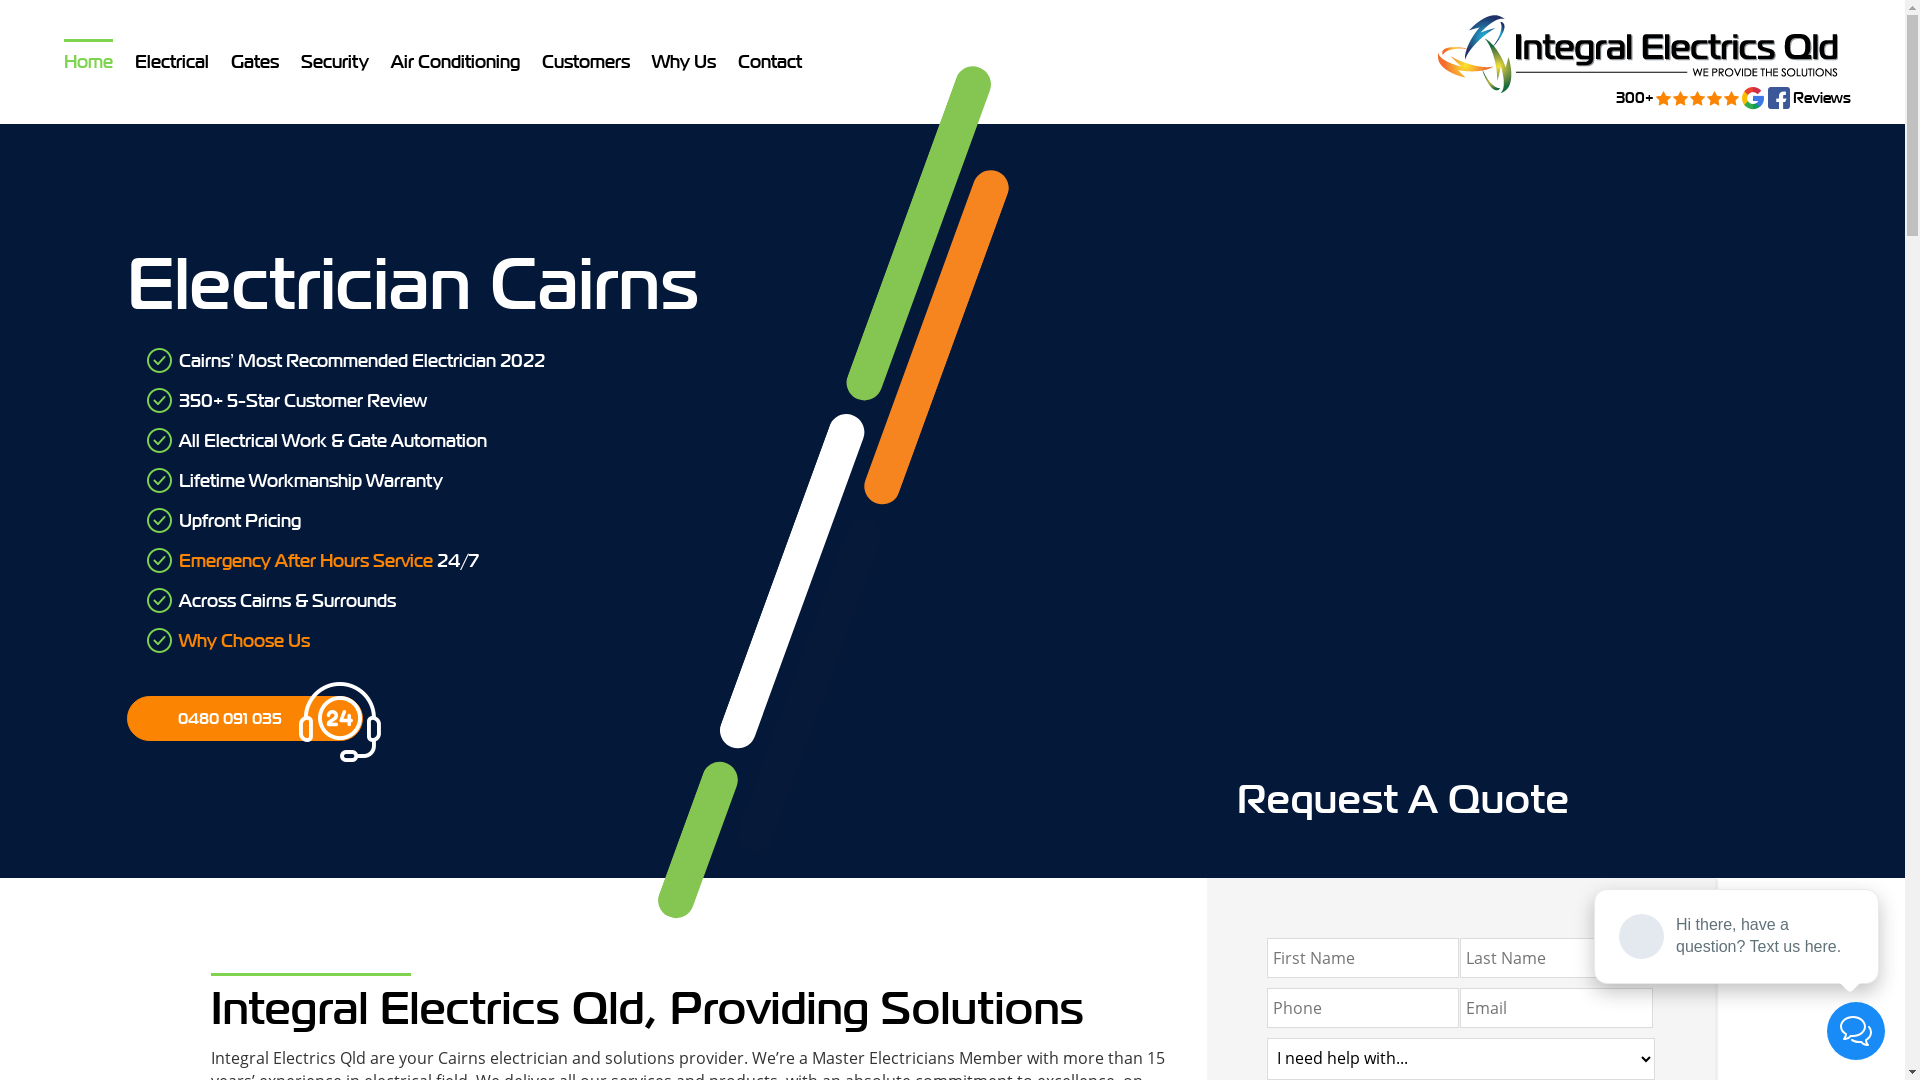 The image size is (1920, 1080). I want to click on 'Customers', so click(584, 60).